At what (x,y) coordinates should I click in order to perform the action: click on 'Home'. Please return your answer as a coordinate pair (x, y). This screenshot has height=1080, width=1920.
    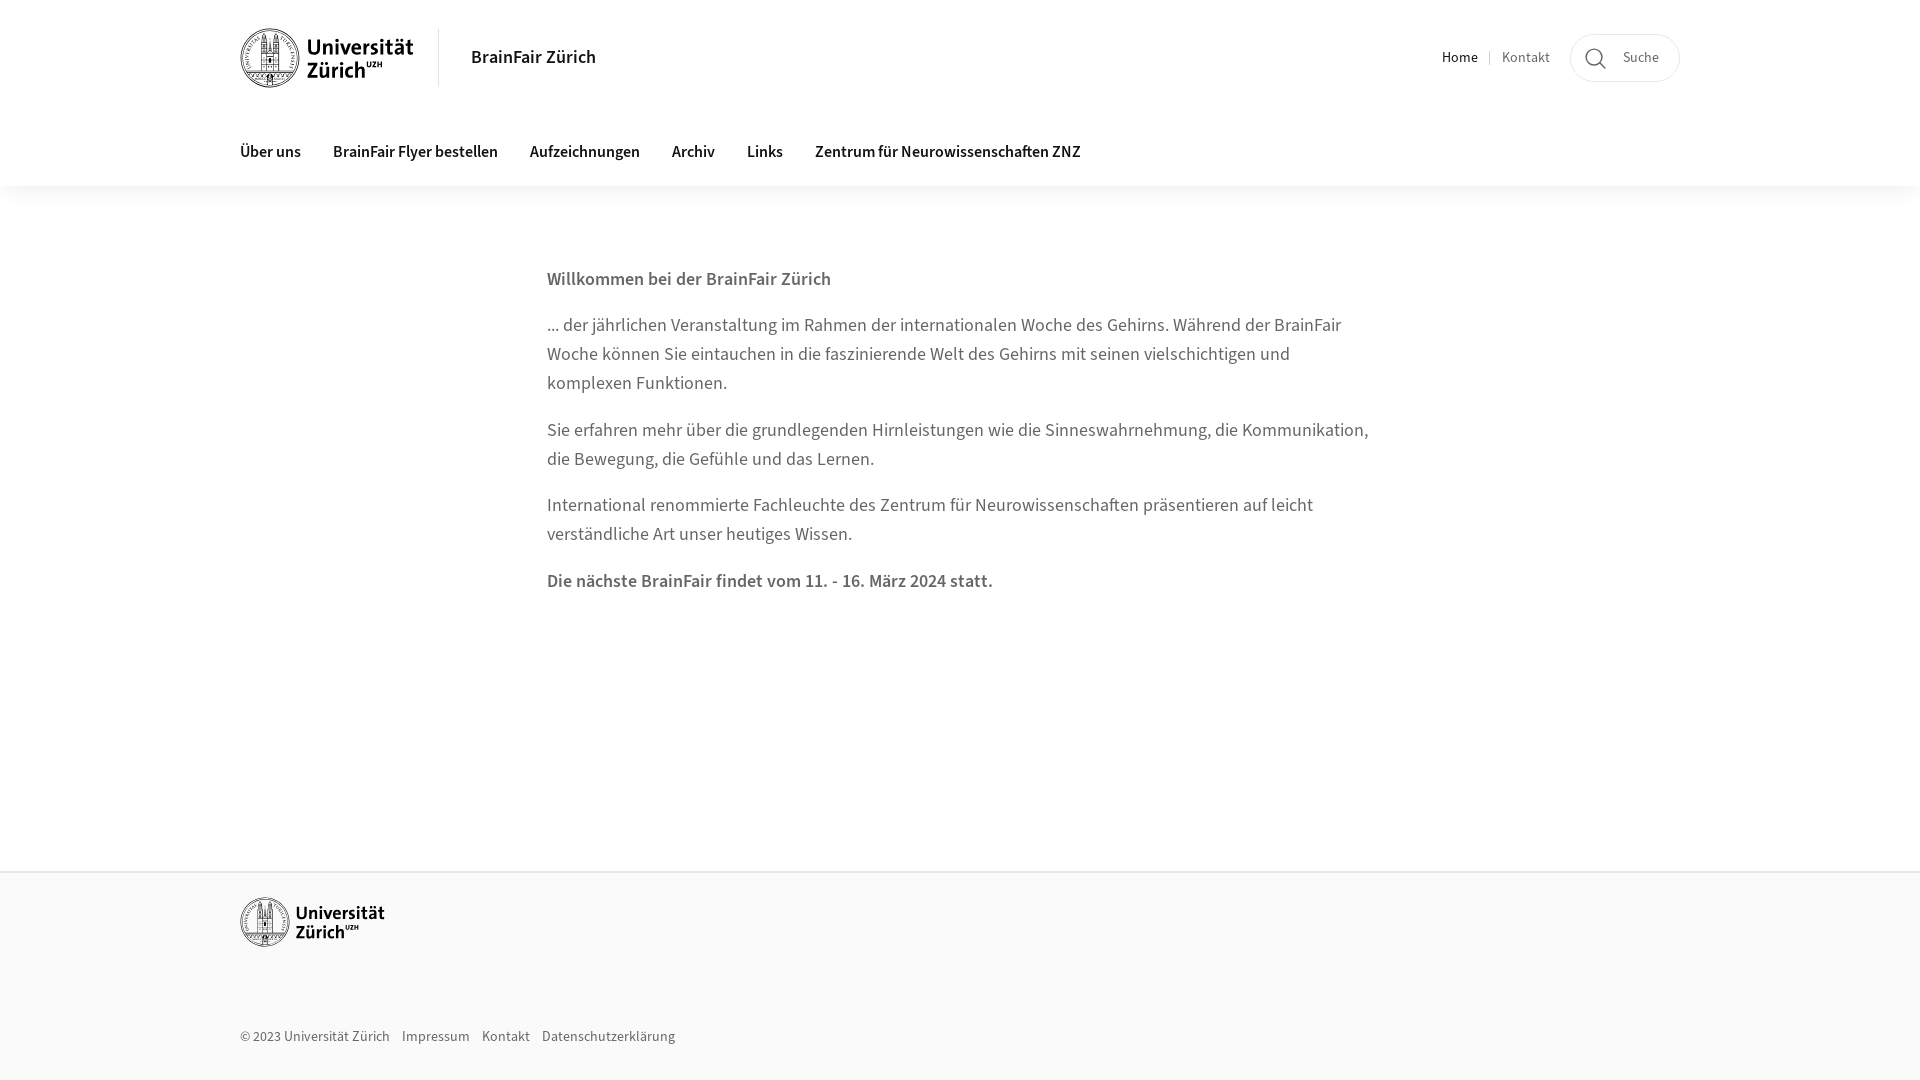
    Looking at the image, I should click on (1459, 57).